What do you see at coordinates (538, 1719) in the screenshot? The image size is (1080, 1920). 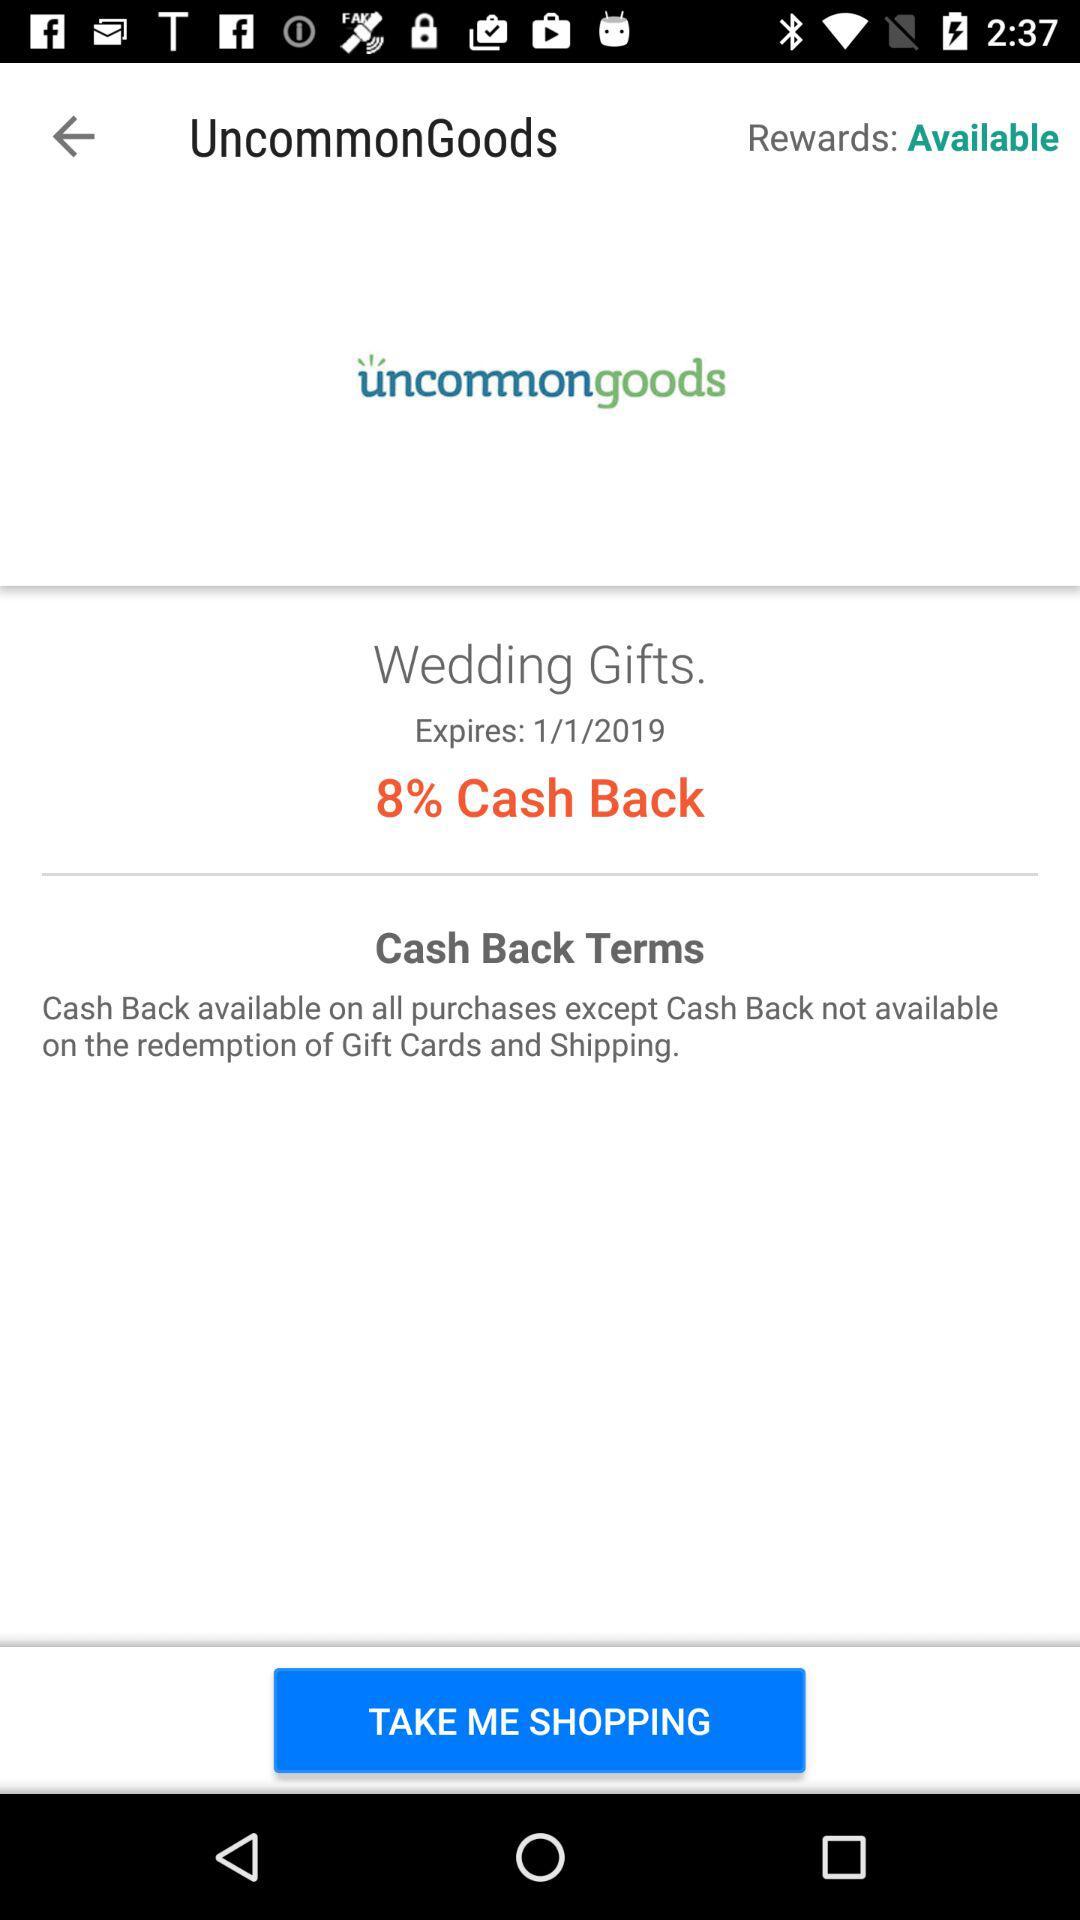 I see `the take me shopping icon` at bounding box center [538, 1719].